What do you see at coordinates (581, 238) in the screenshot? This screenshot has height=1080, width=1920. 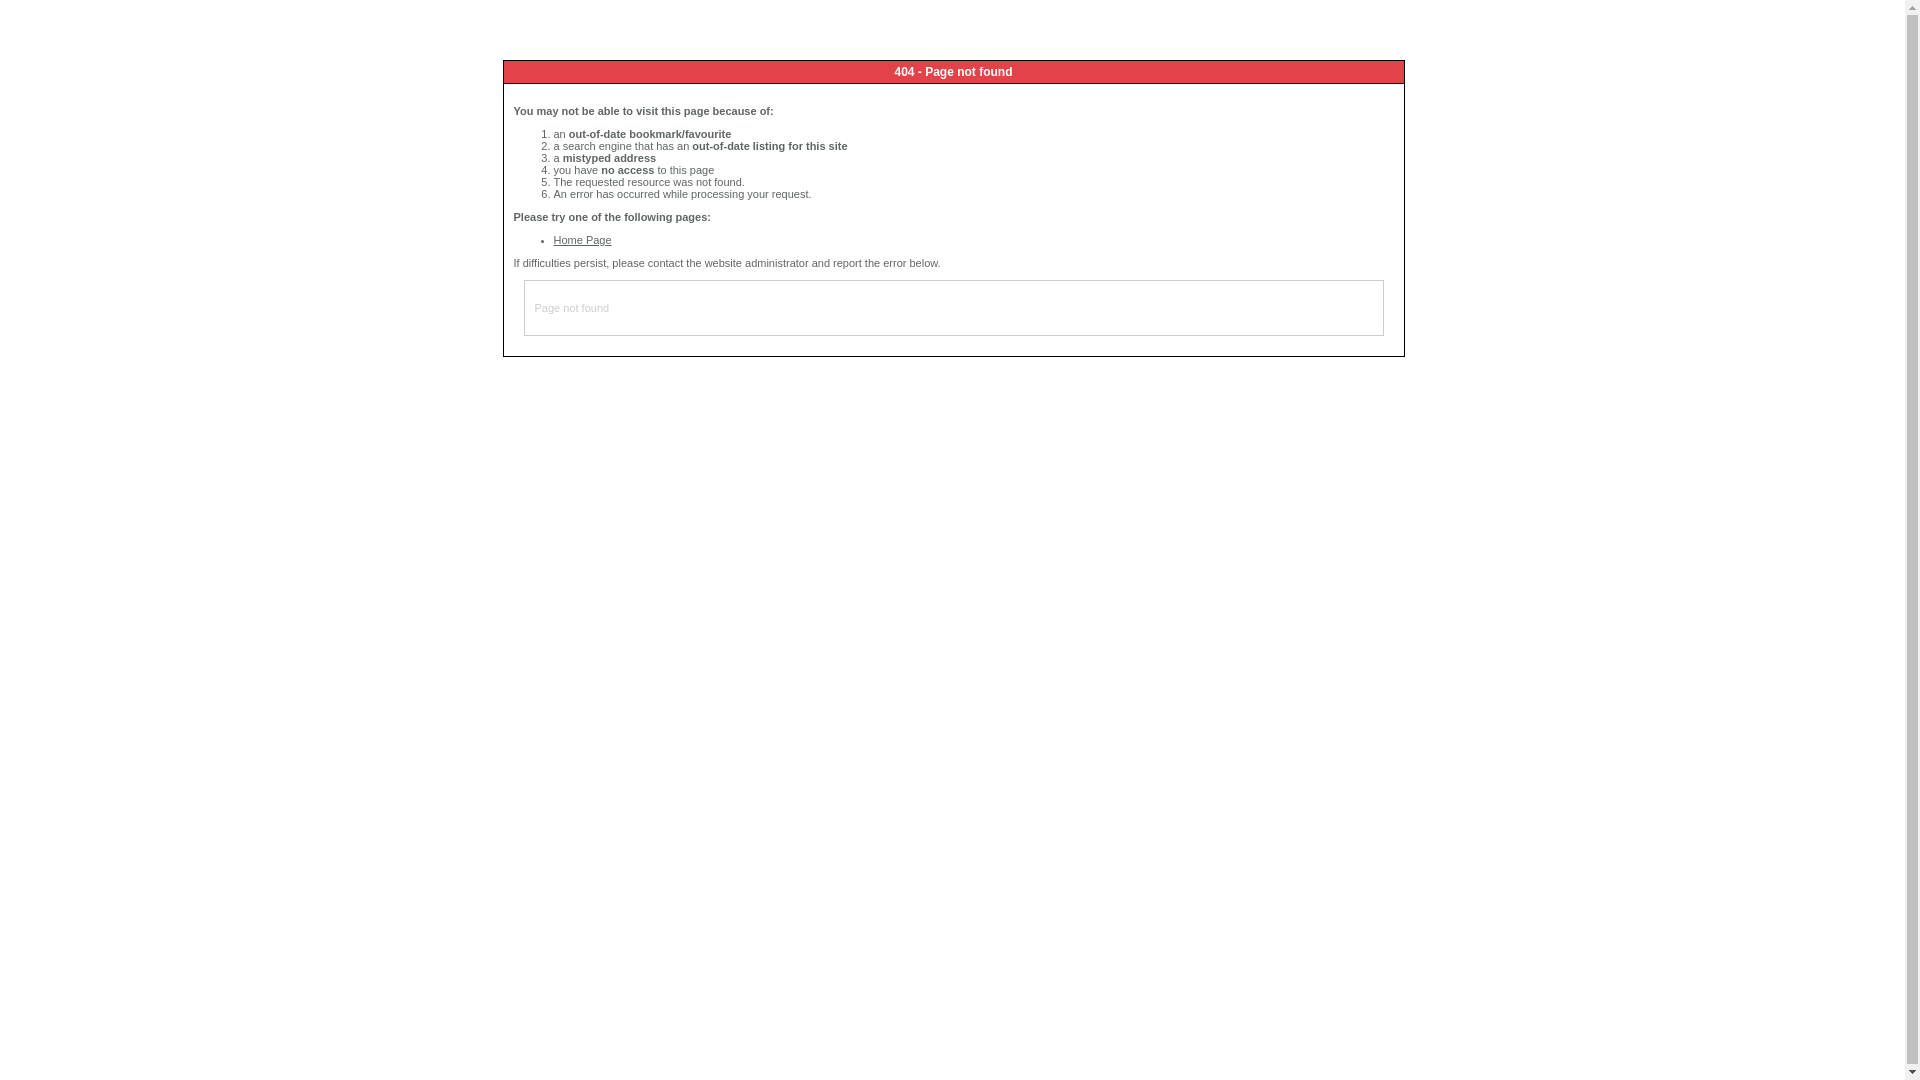 I see `'Home Page'` at bounding box center [581, 238].